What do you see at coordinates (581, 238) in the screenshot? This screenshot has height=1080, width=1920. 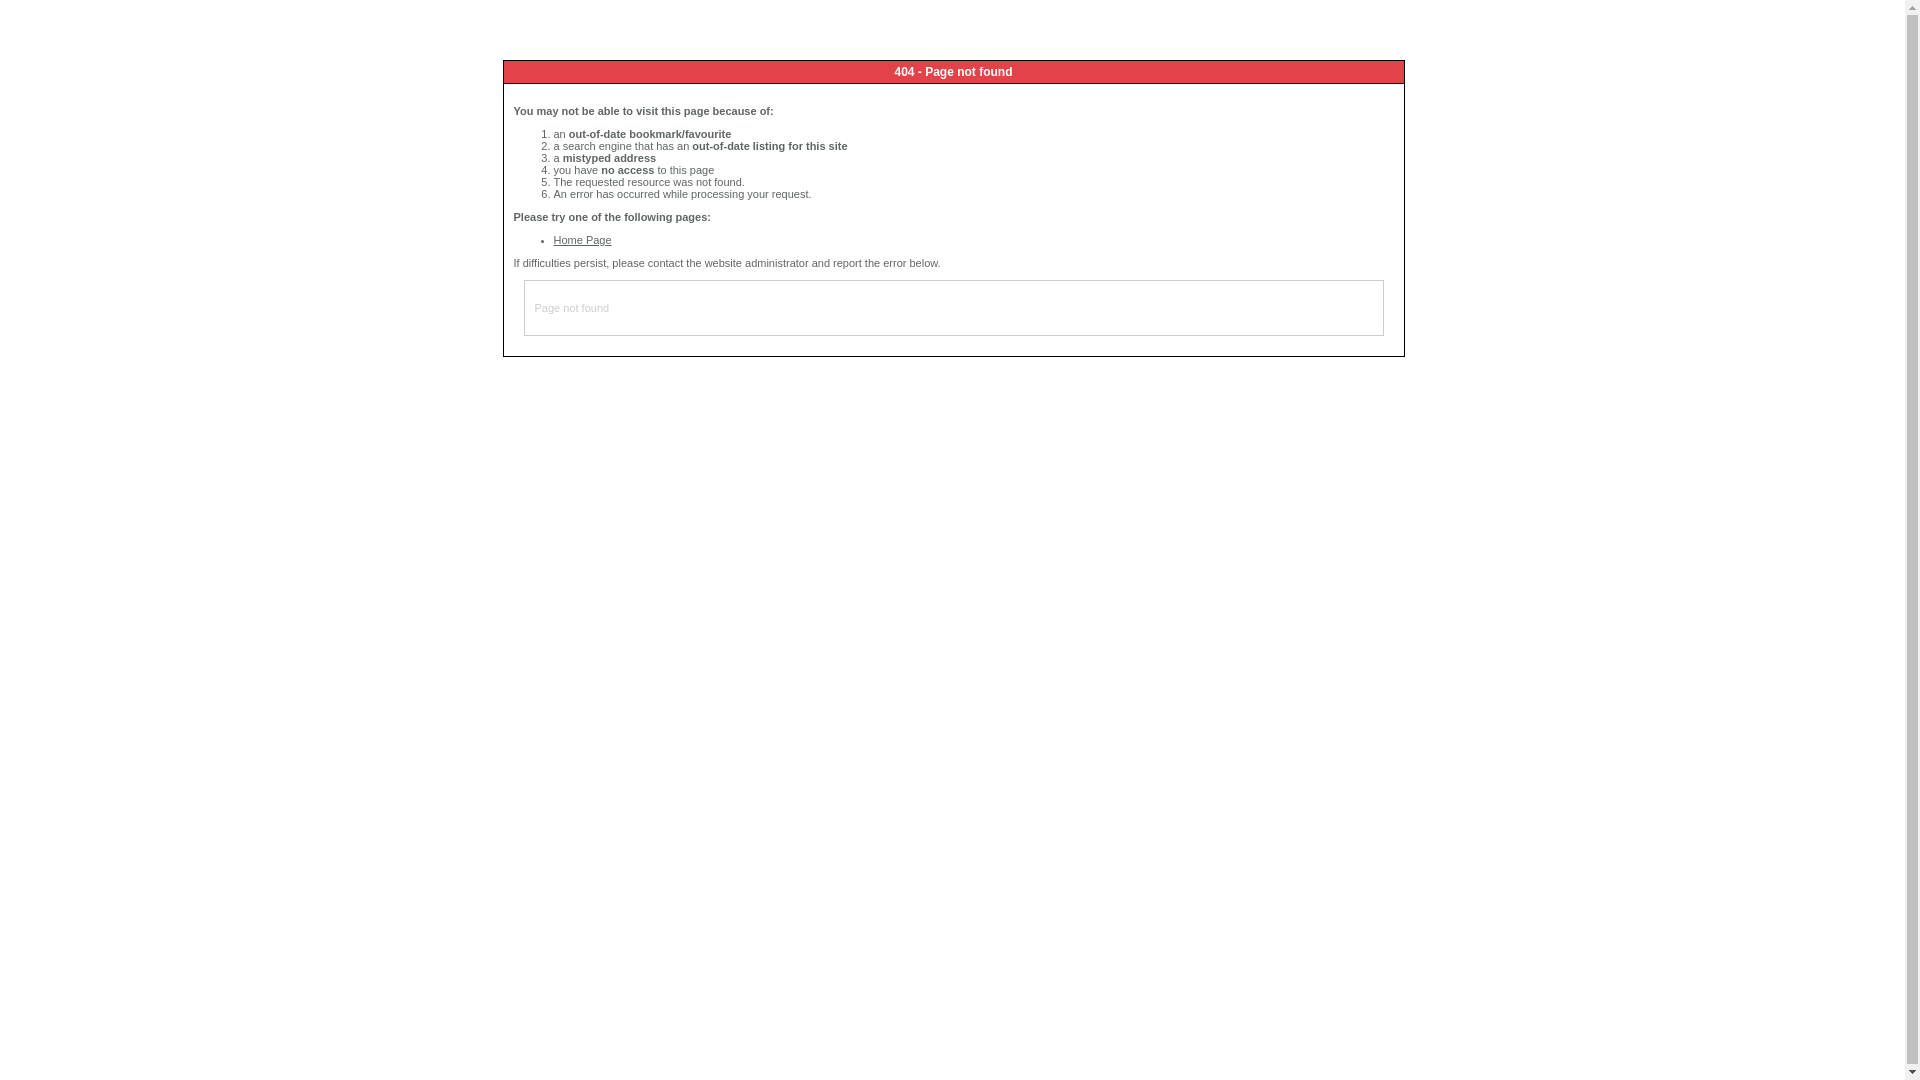 I see `'Home Page'` at bounding box center [581, 238].